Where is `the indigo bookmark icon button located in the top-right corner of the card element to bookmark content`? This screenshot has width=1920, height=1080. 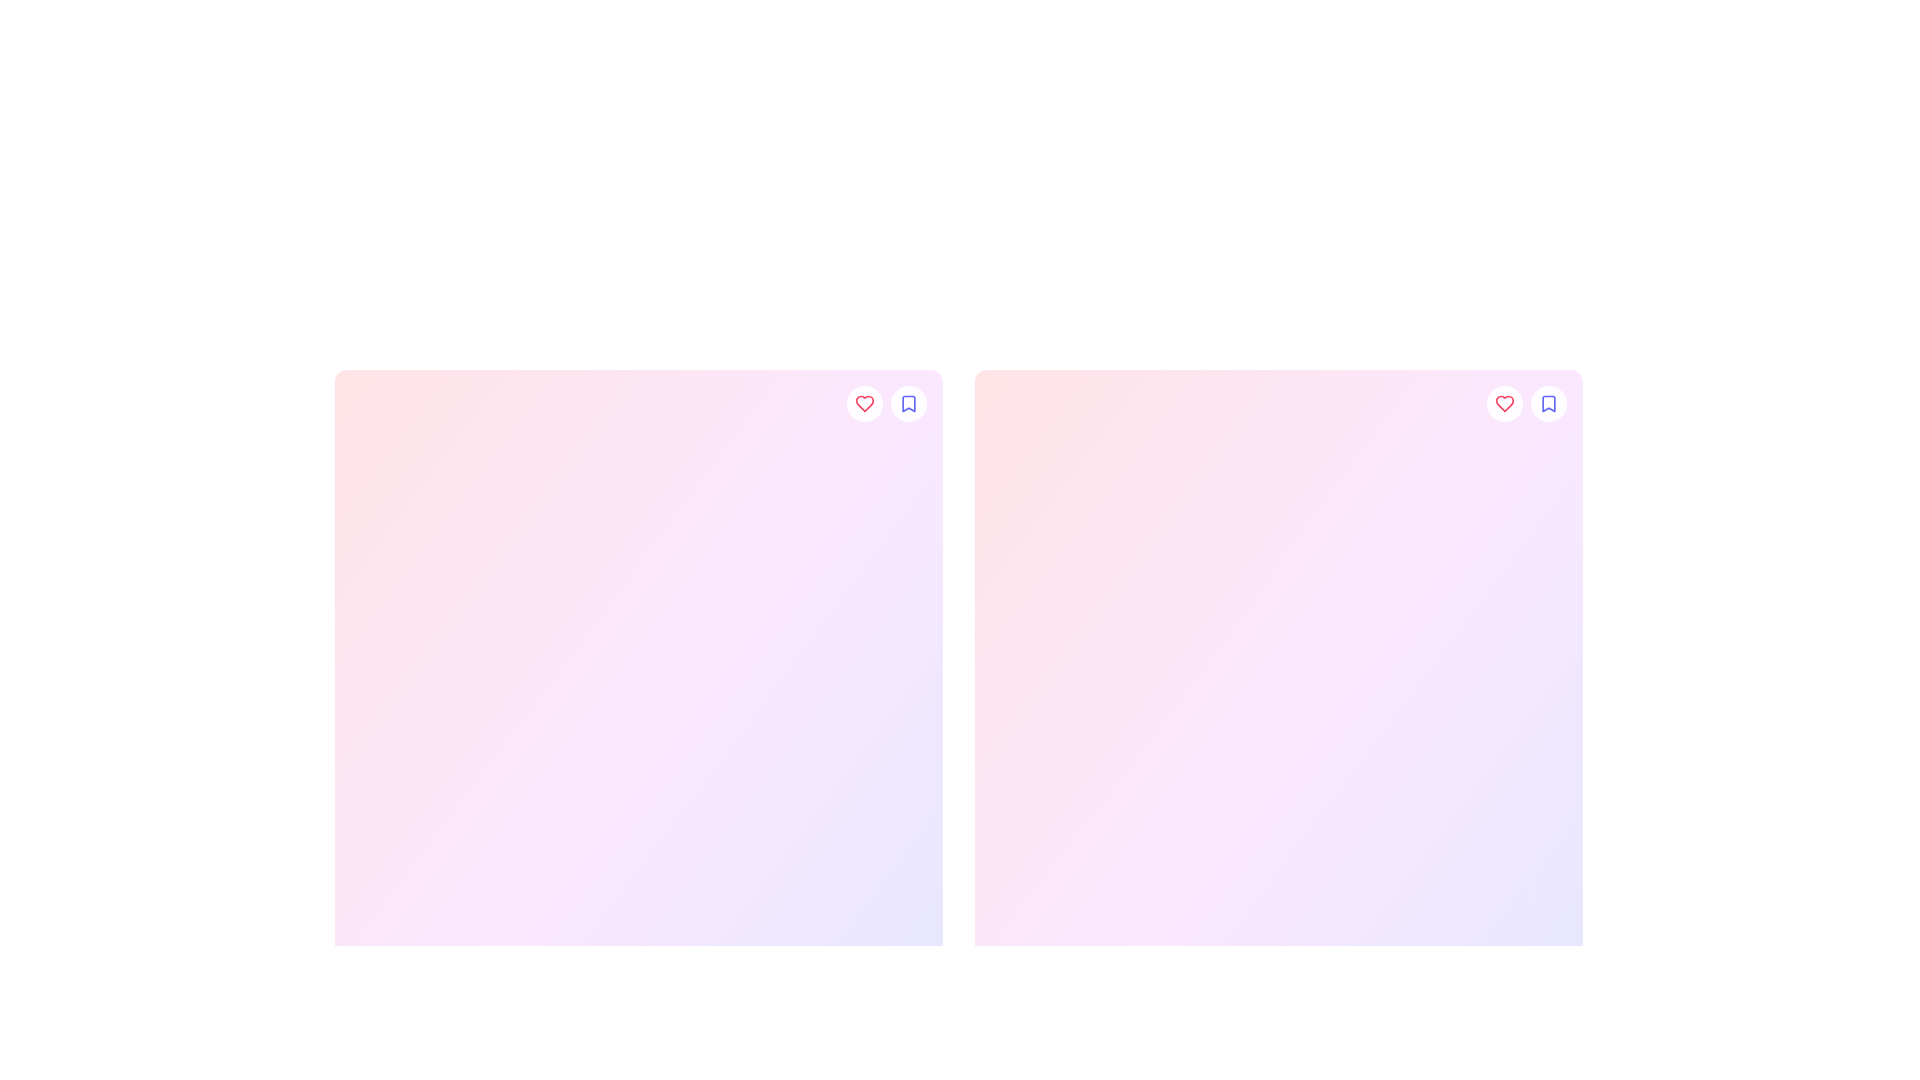 the indigo bookmark icon button located in the top-right corner of the card element to bookmark content is located at coordinates (907, 404).